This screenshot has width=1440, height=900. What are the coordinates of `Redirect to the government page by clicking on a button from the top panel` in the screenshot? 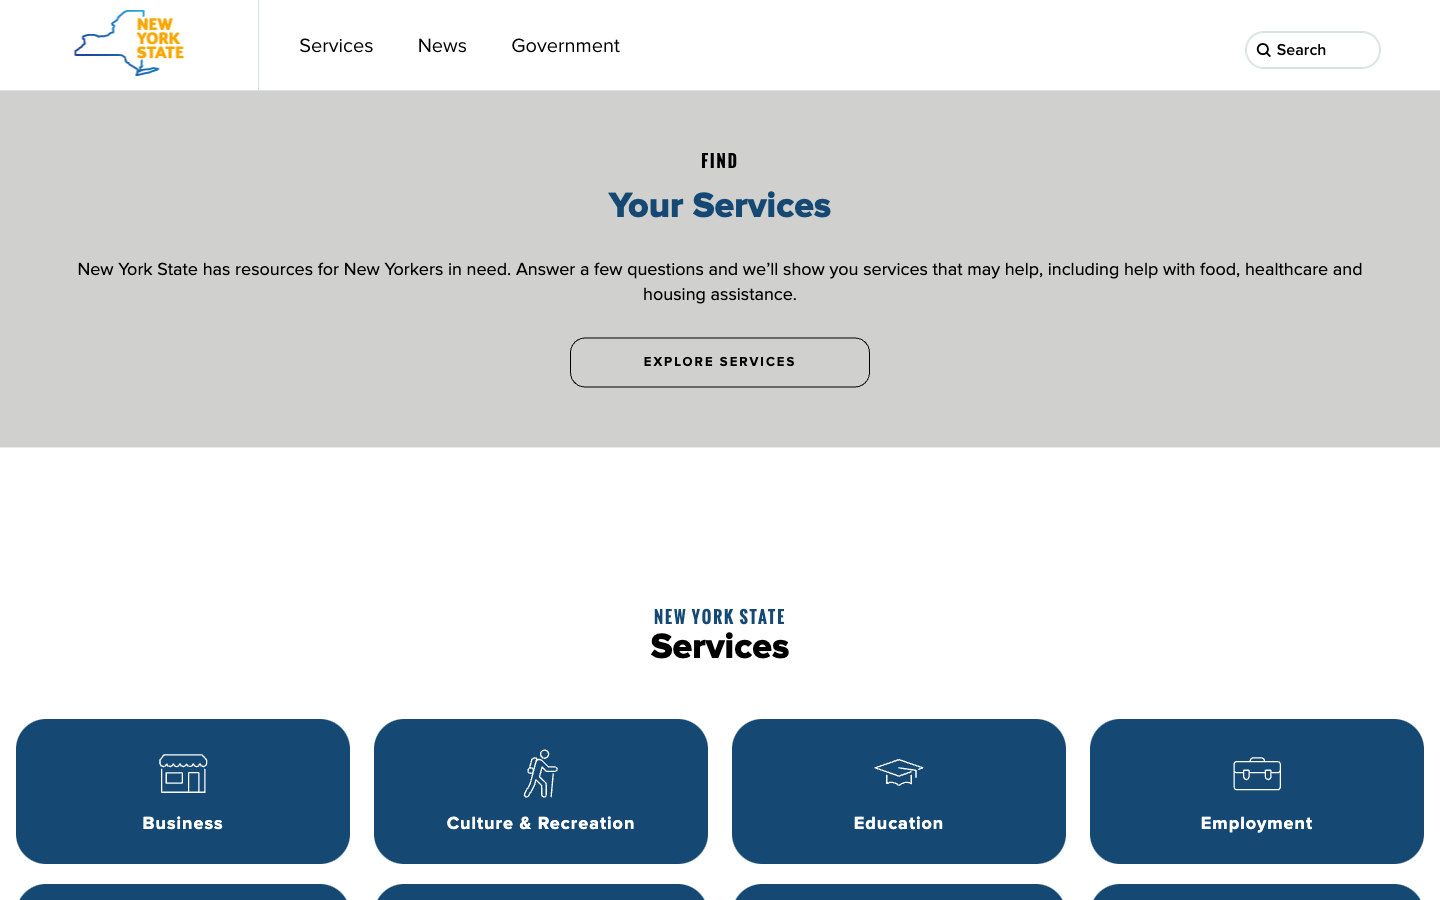 It's located at (565, 44).